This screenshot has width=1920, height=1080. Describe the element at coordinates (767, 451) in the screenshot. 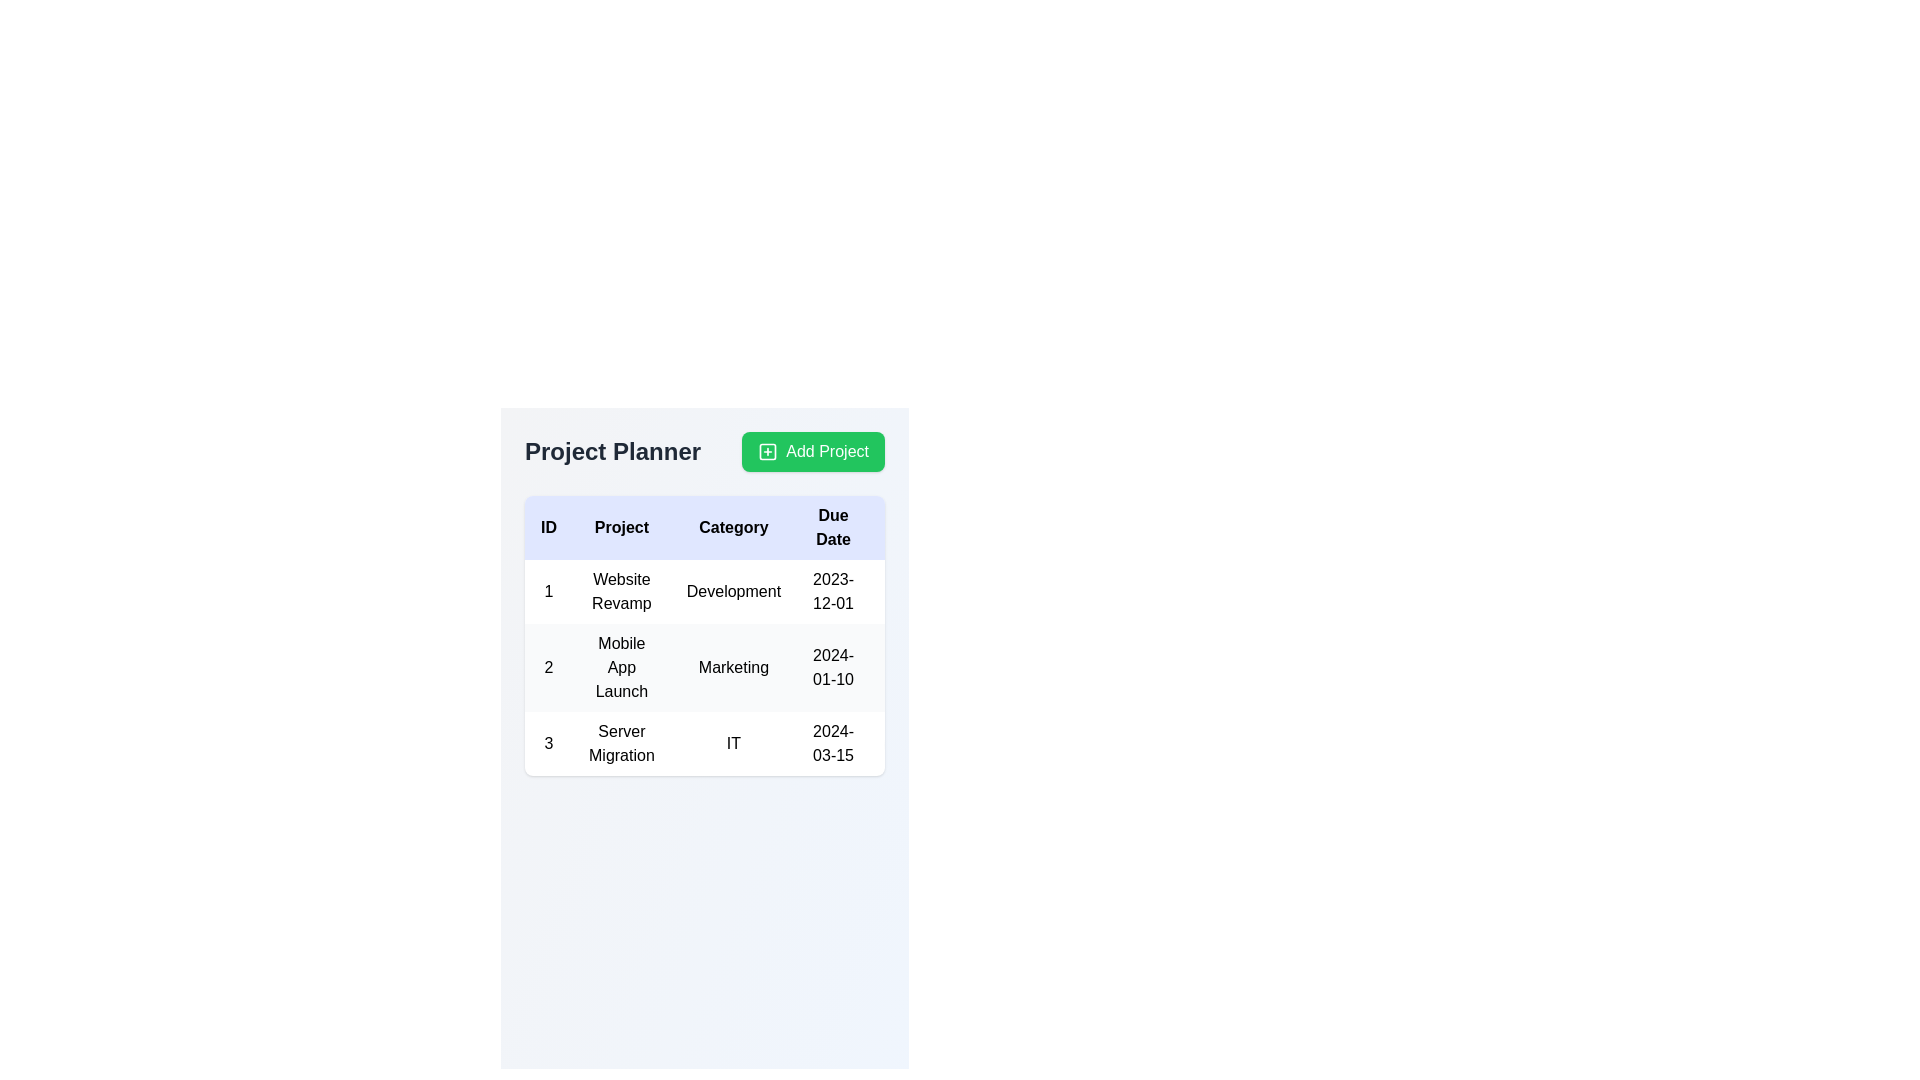

I see `the icon located on the left side of the 'Add Project' button in the top right corner of the project planner interface to initiate the action of adding a new item` at that location.